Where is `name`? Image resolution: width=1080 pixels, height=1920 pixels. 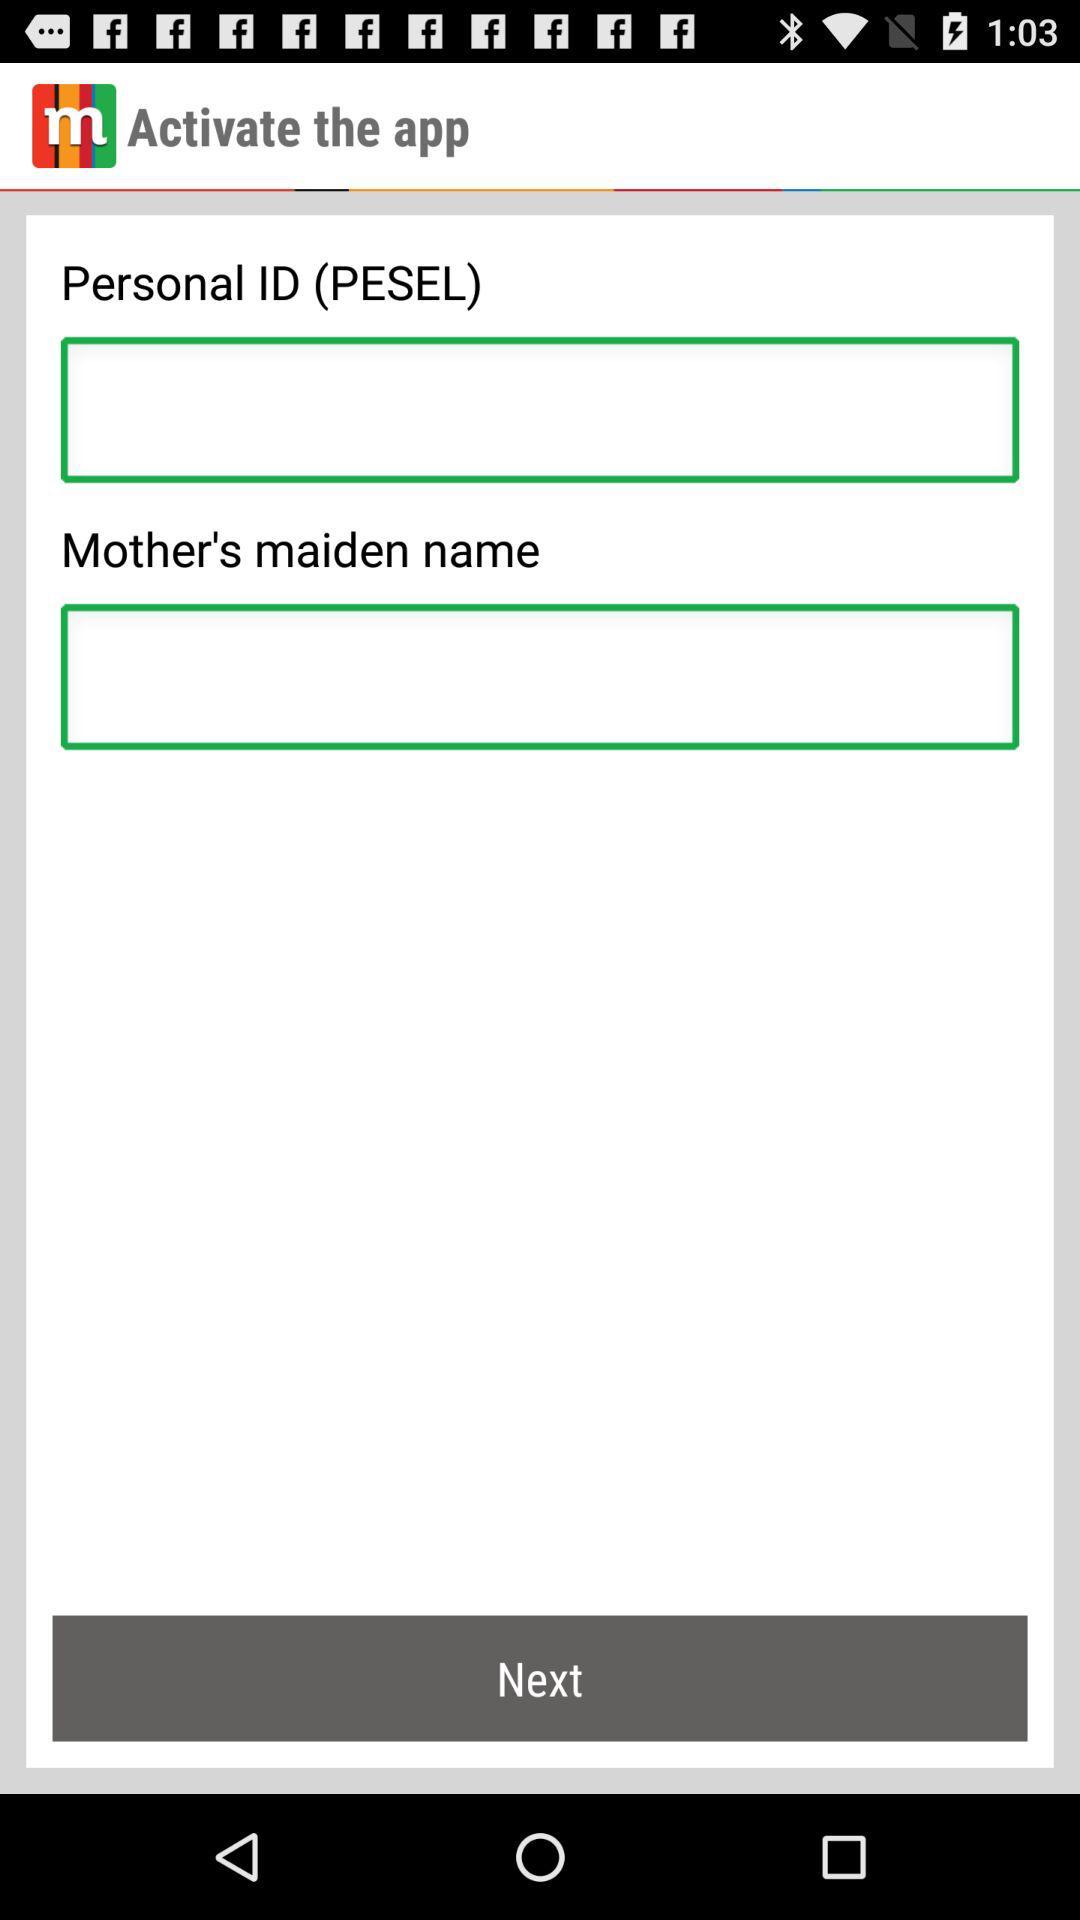 name is located at coordinates (540, 682).